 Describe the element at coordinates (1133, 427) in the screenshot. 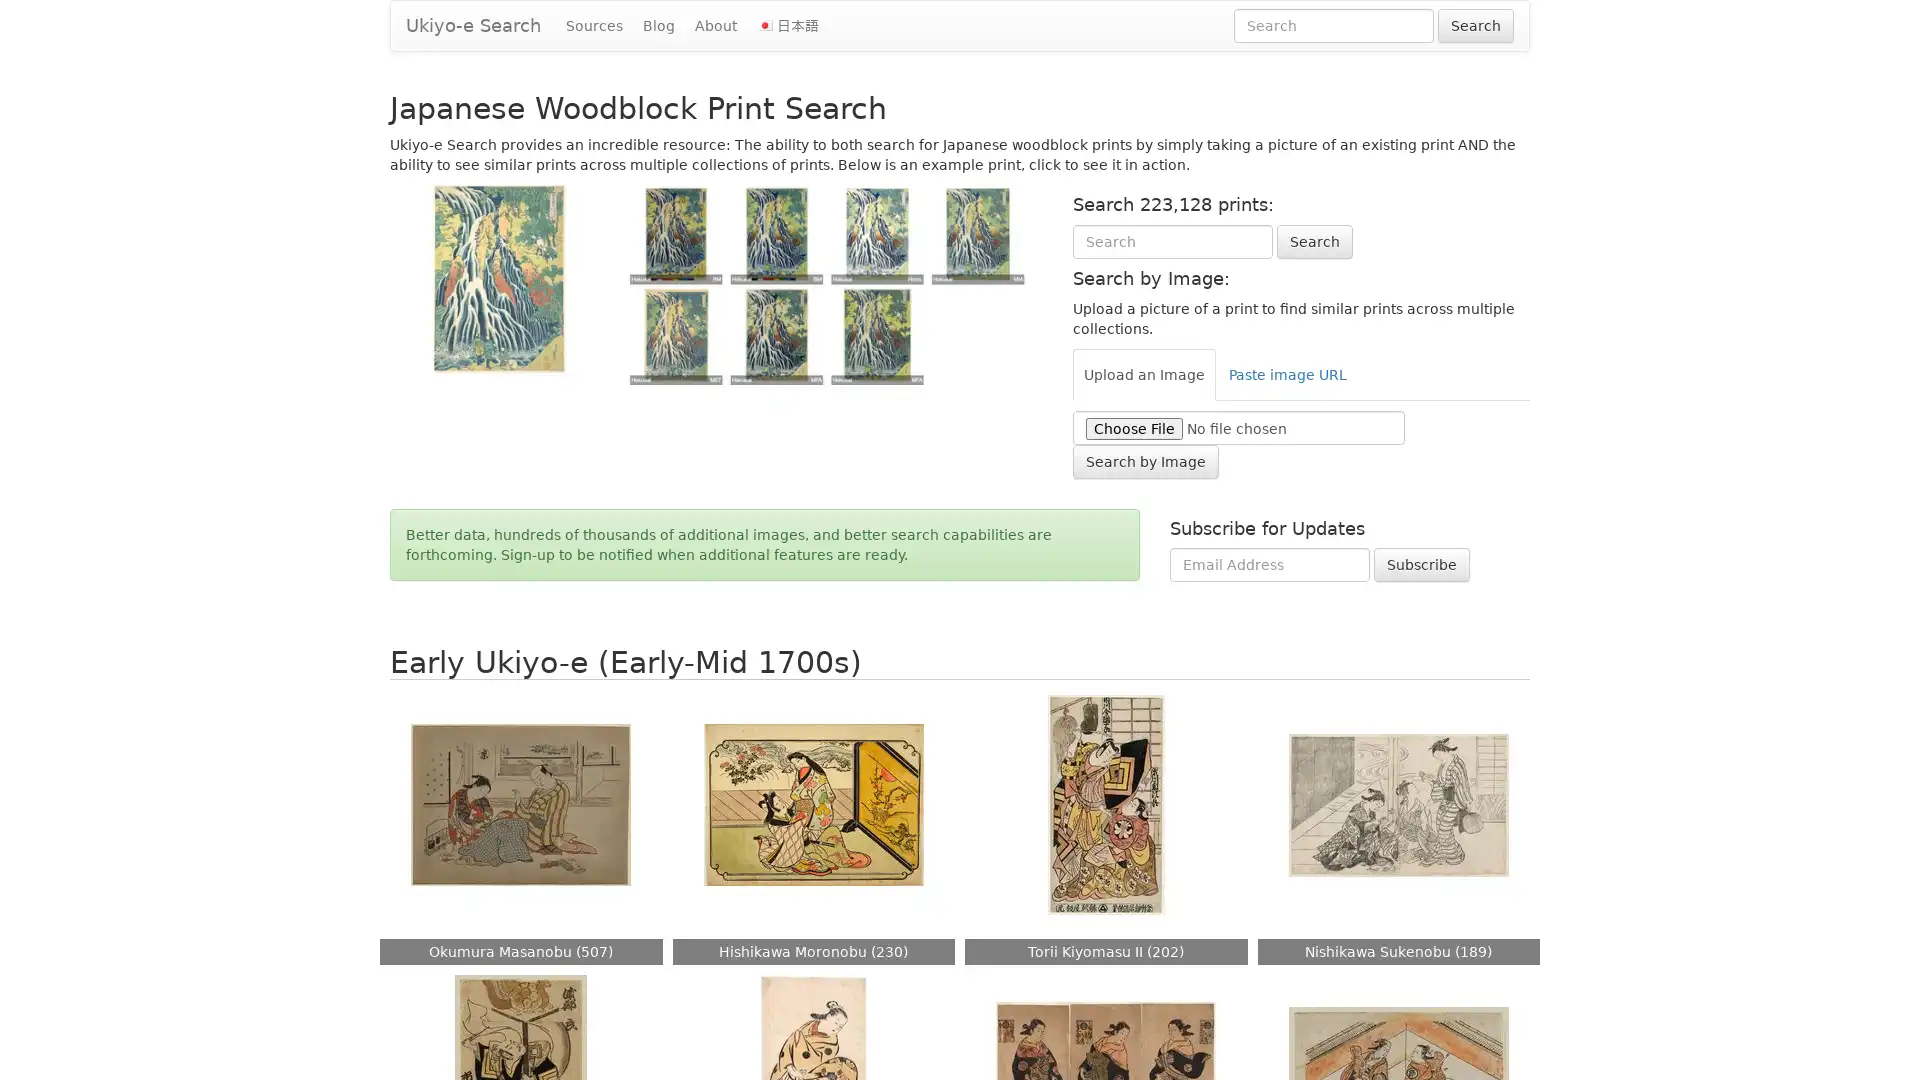

I see `Choose File` at that location.